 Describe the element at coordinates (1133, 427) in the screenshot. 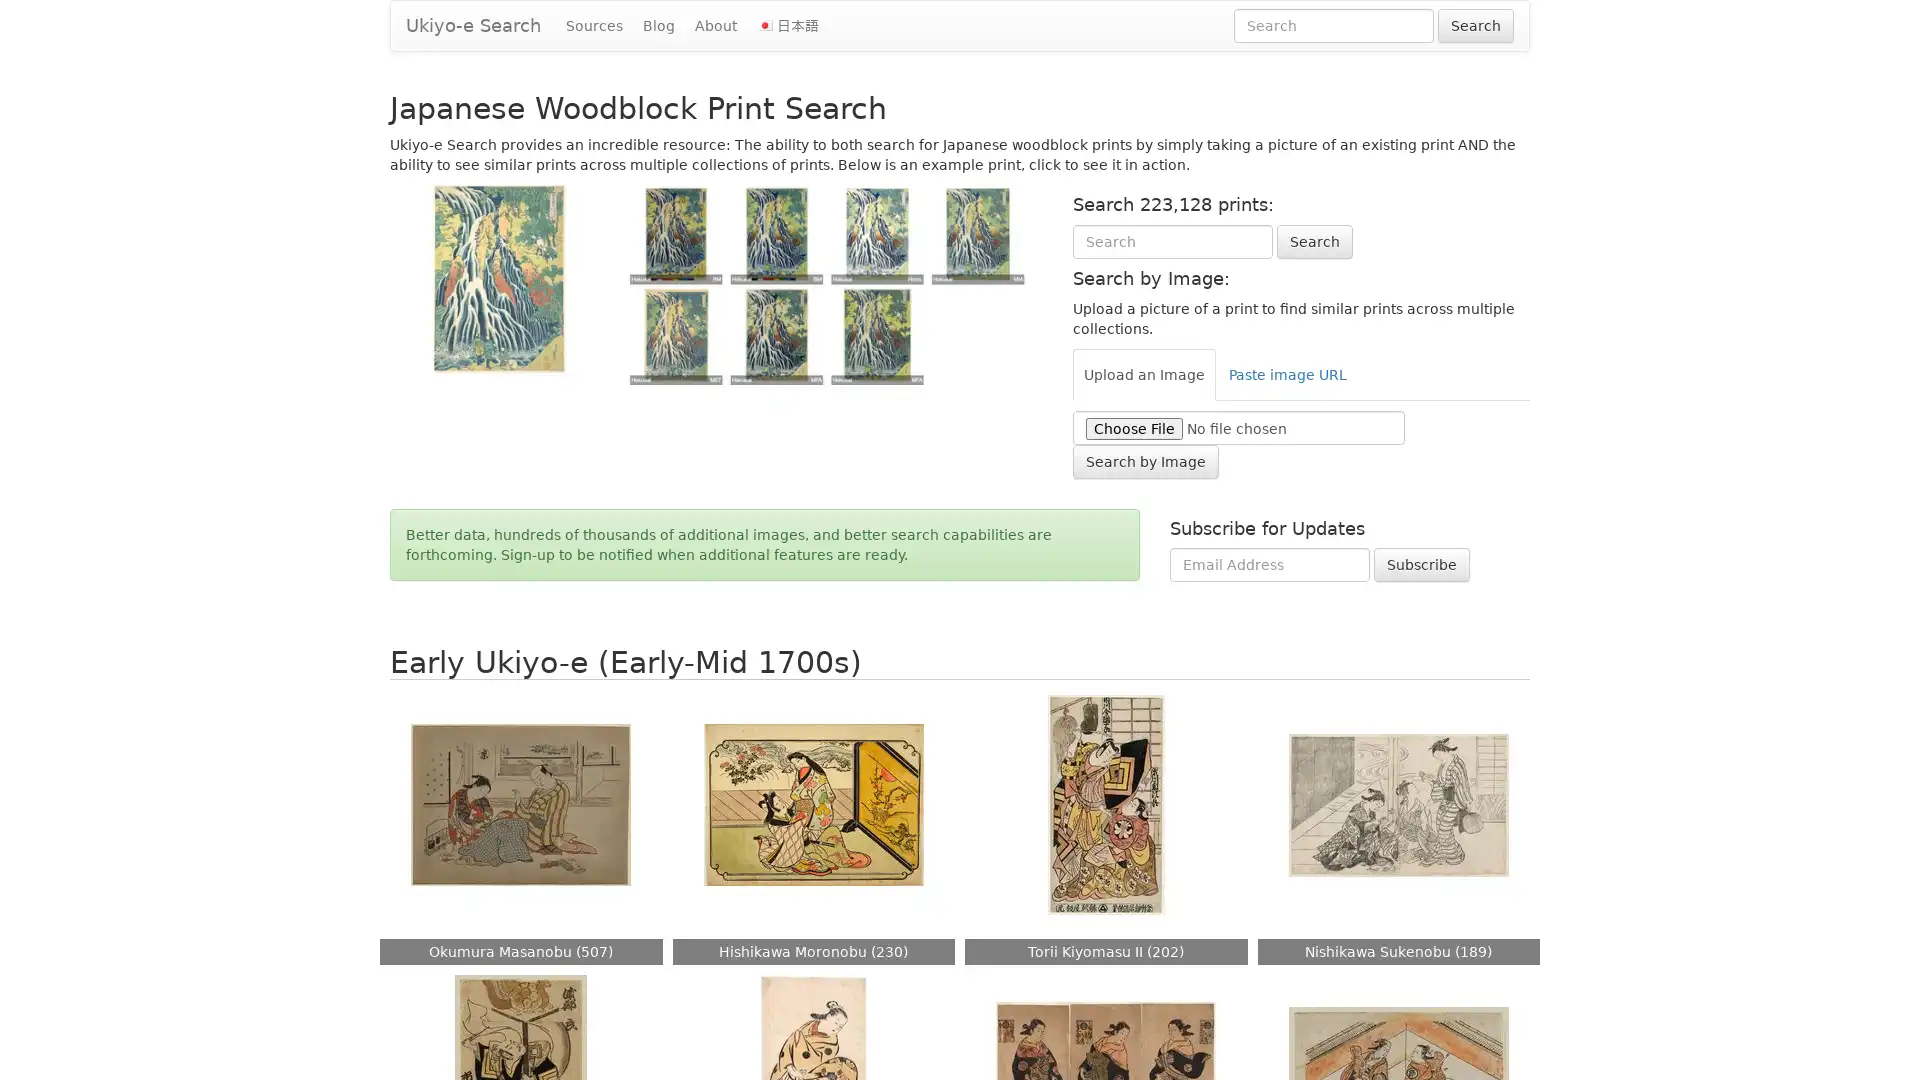

I see `Choose File` at that location.